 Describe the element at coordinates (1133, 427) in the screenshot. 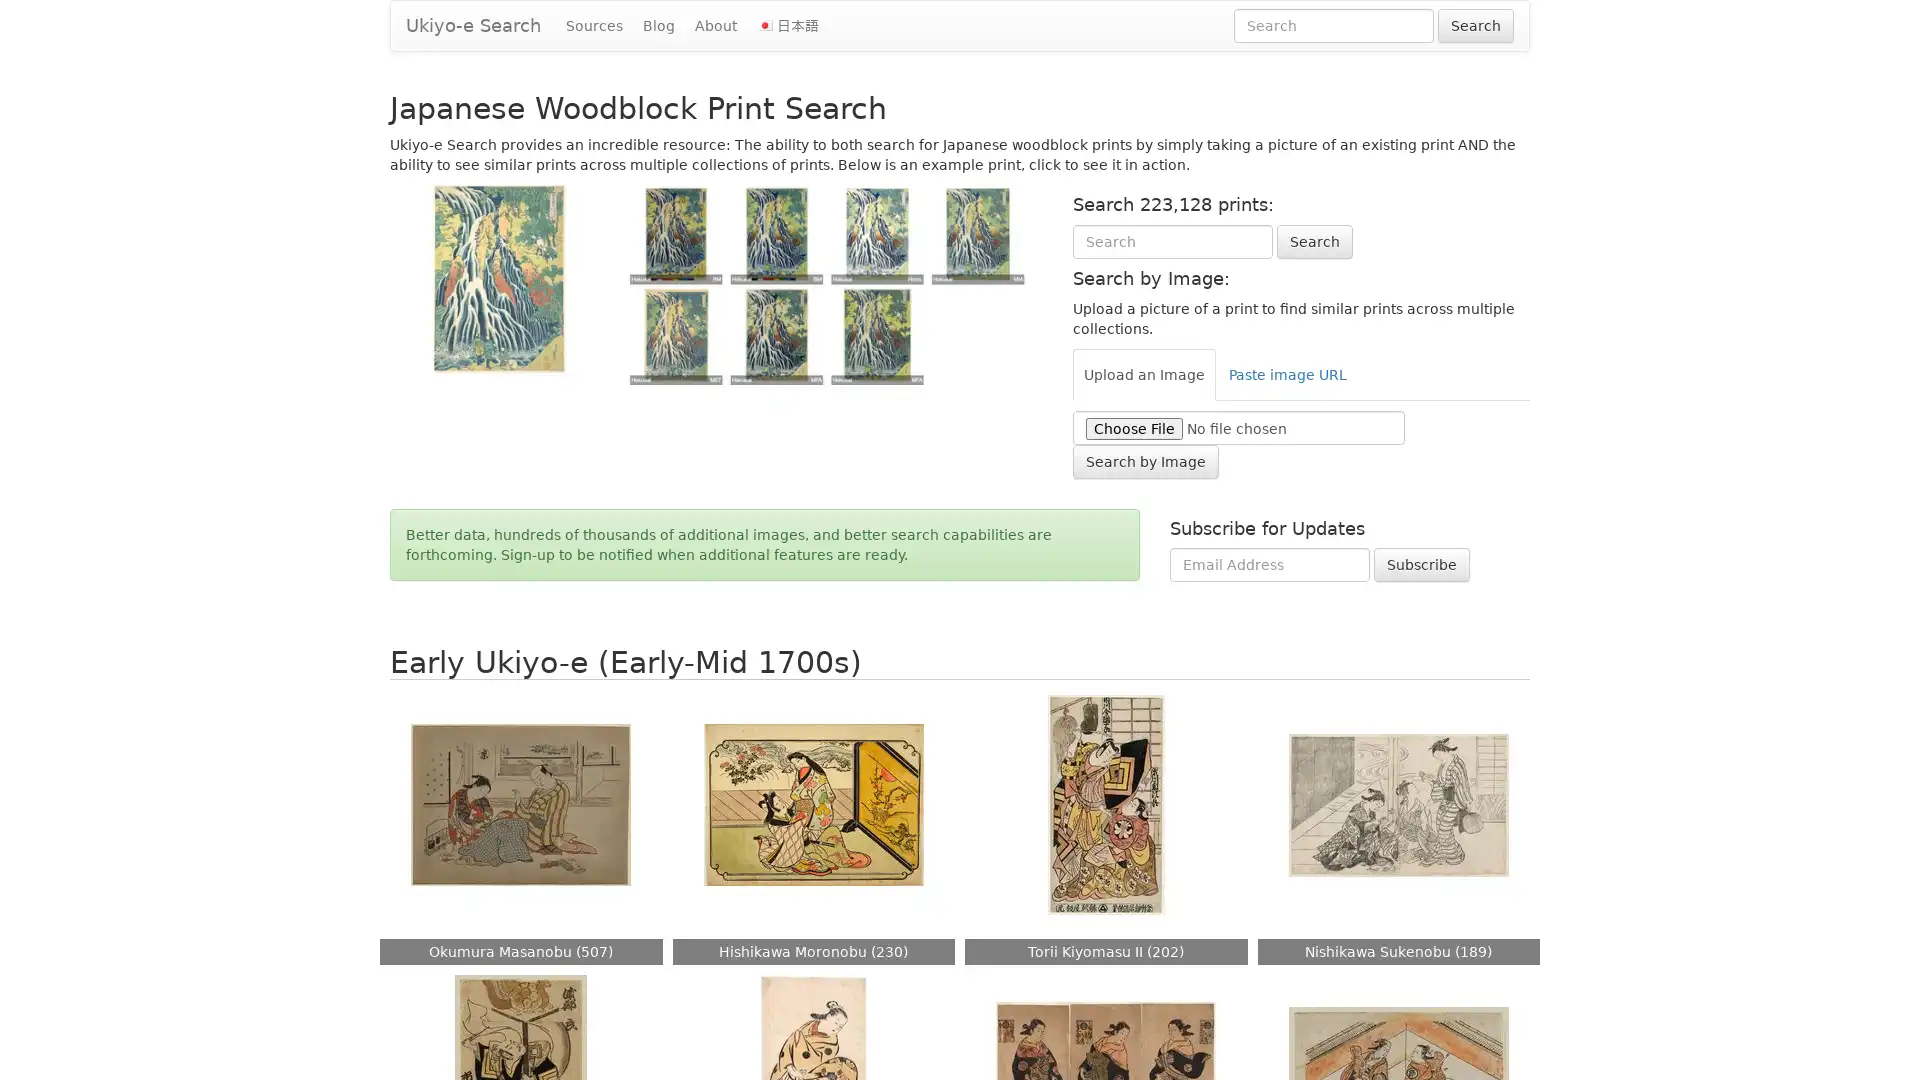

I see `Choose File` at that location.